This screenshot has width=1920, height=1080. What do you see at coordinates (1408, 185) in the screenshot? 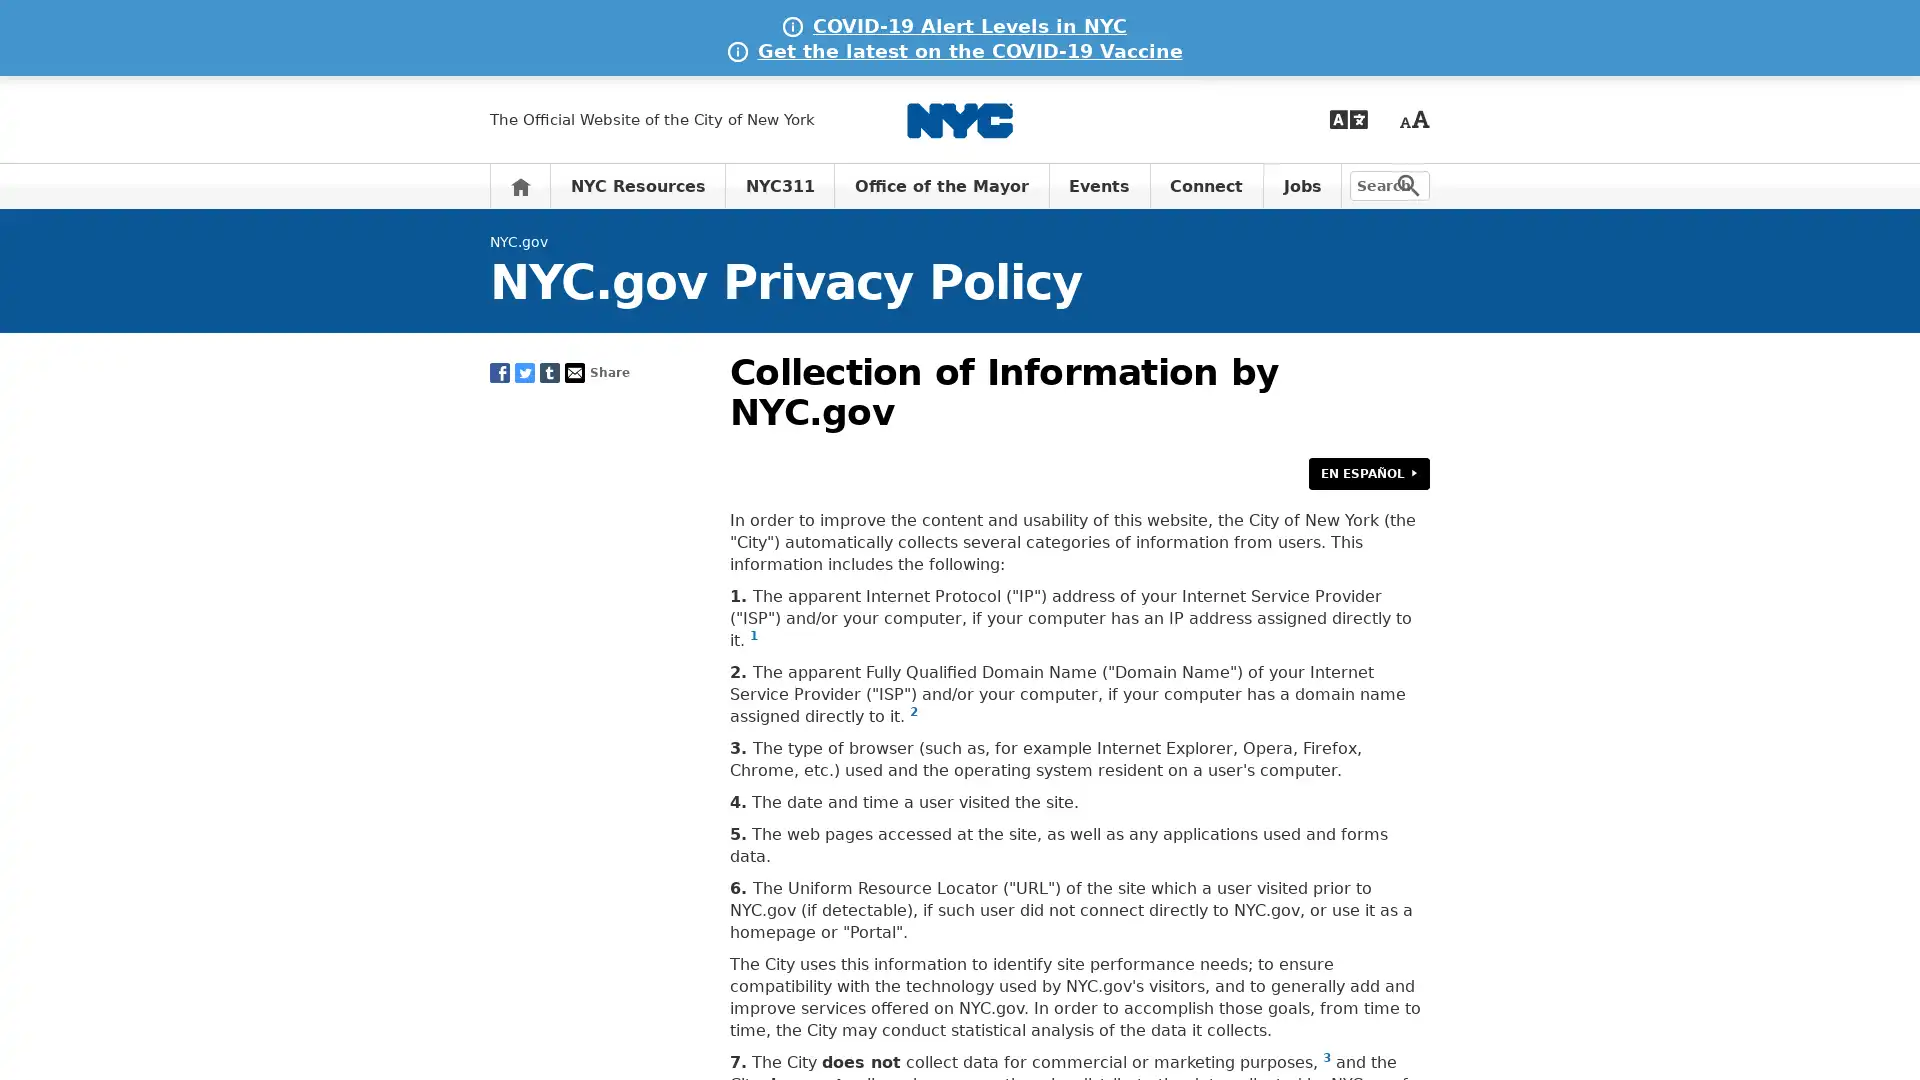
I see `Search` at bounding box center [1408, 185].